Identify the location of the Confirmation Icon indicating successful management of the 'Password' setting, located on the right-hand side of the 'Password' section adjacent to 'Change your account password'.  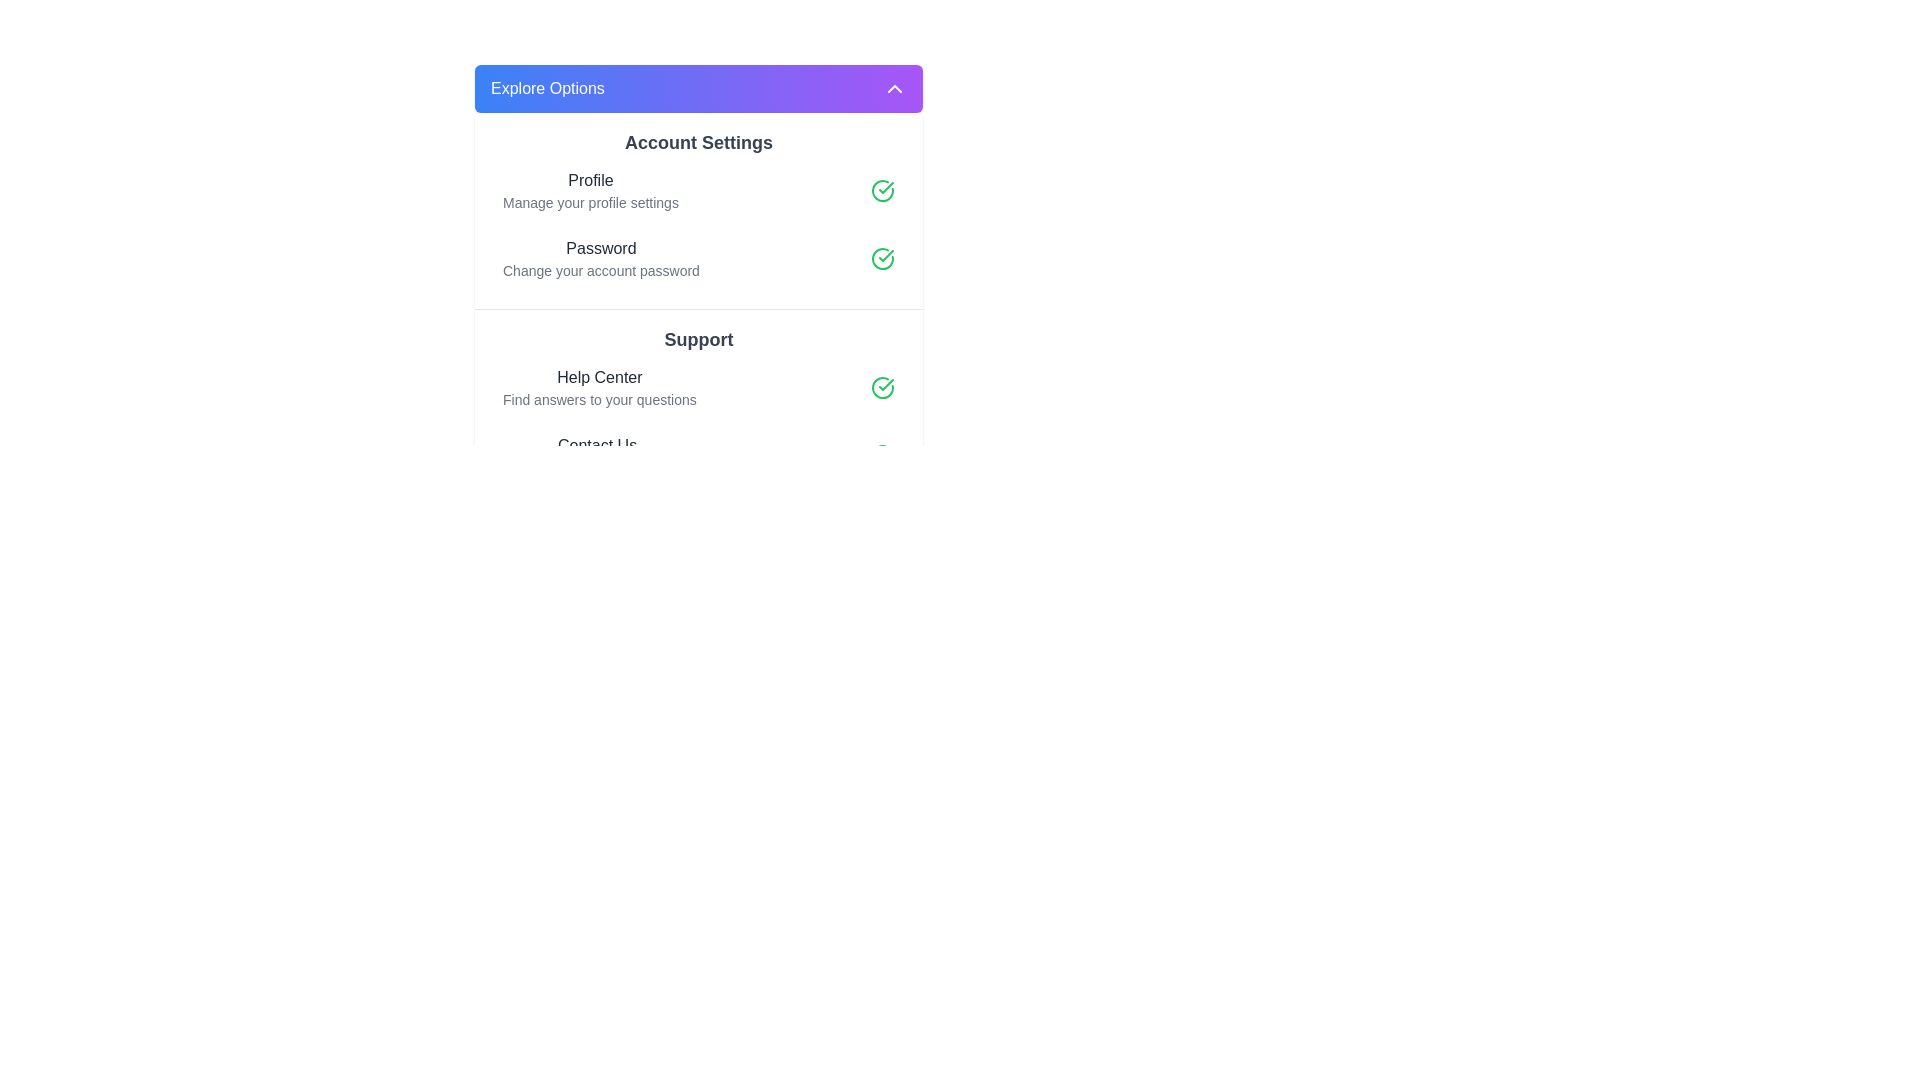
(882, 257).